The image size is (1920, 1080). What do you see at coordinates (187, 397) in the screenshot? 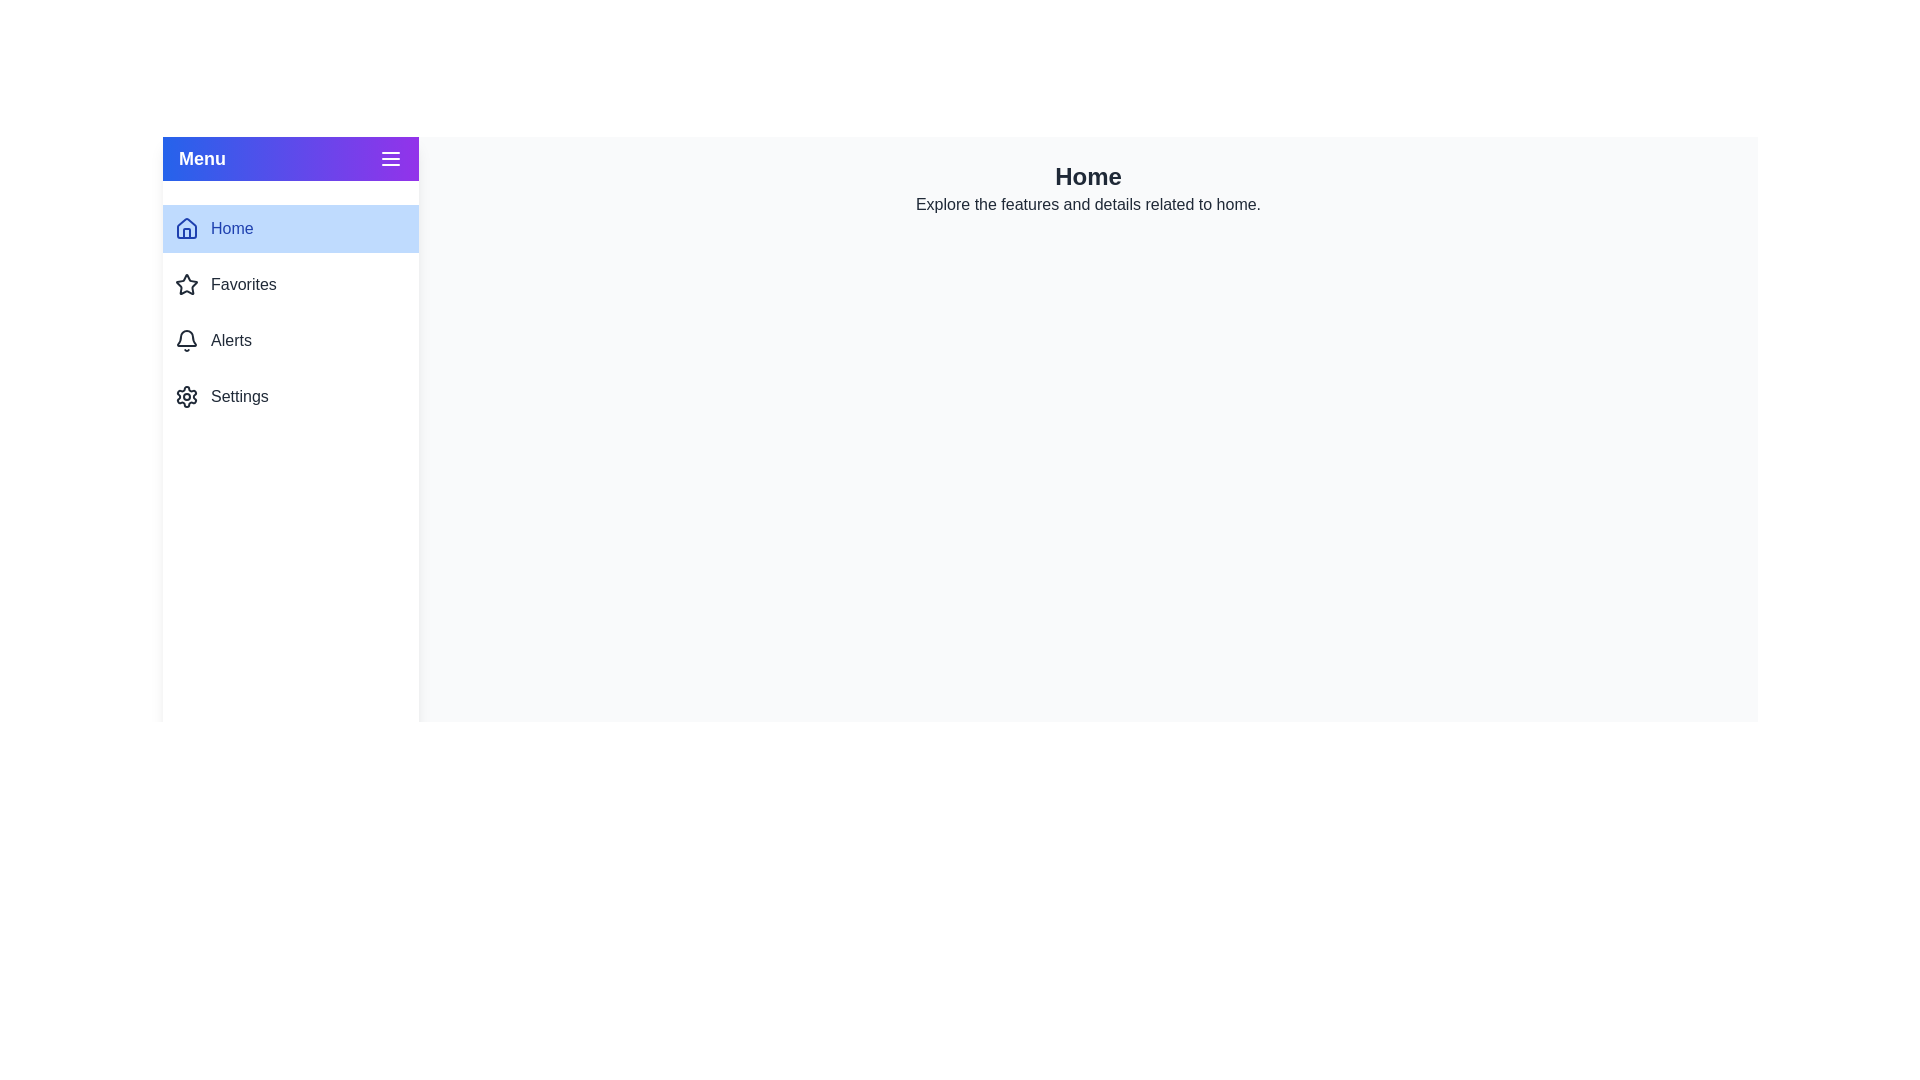
I see `the settings icon located in the sidebar menu` at bounding box center [187, 397].